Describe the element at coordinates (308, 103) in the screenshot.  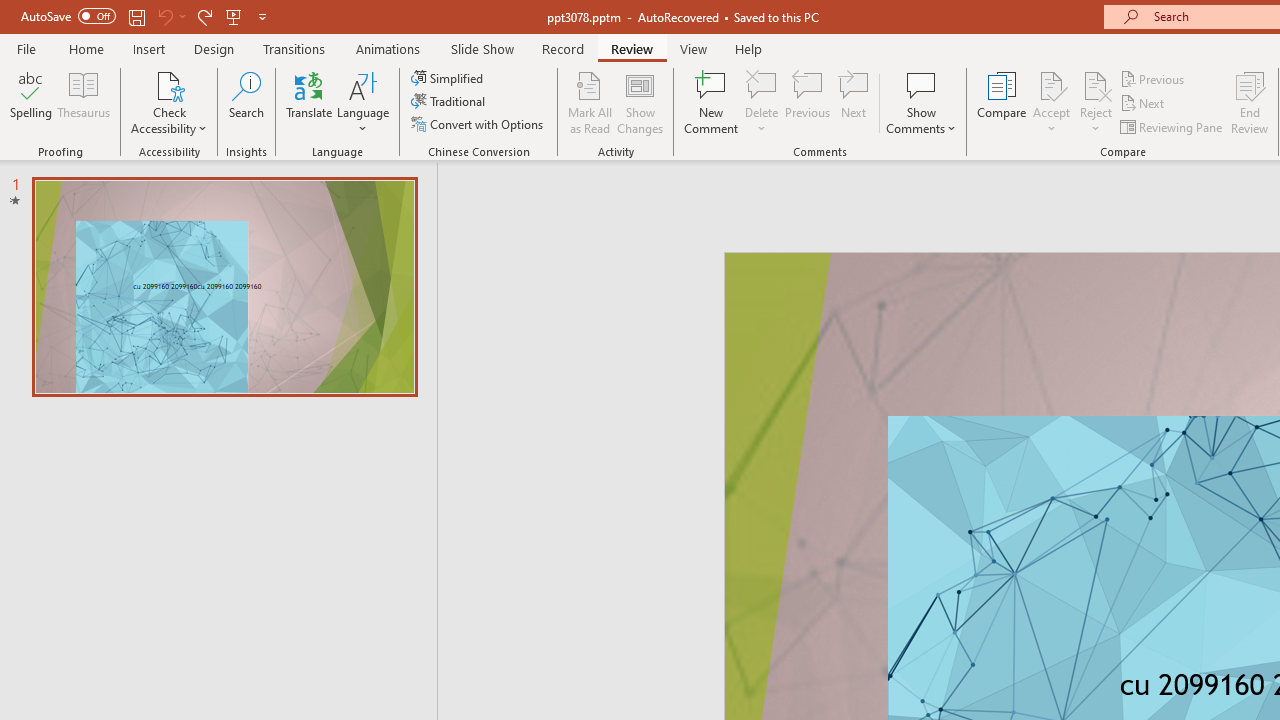
I see `'Translate'` at that location.